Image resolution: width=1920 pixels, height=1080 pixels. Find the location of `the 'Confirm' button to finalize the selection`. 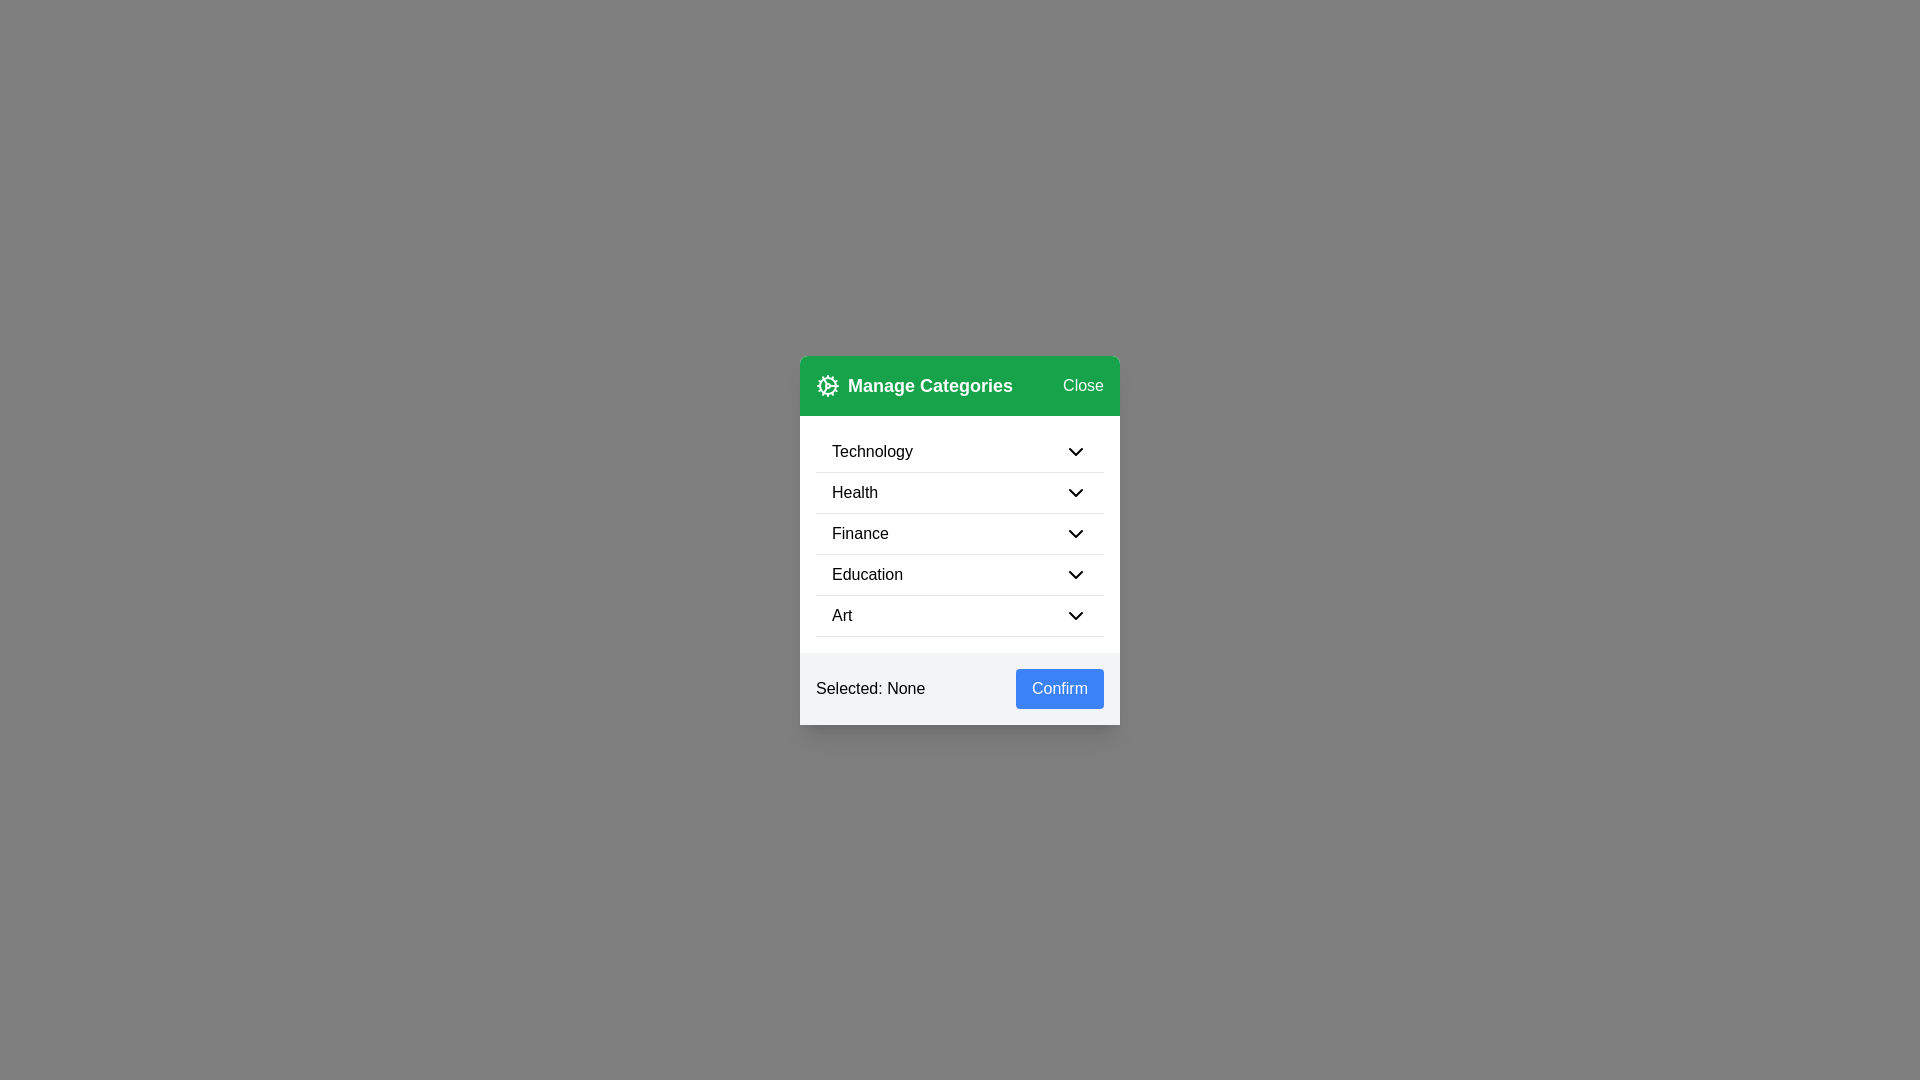

the 'Confirm' button to finalize the selection is located at coordinates (1059, 687).